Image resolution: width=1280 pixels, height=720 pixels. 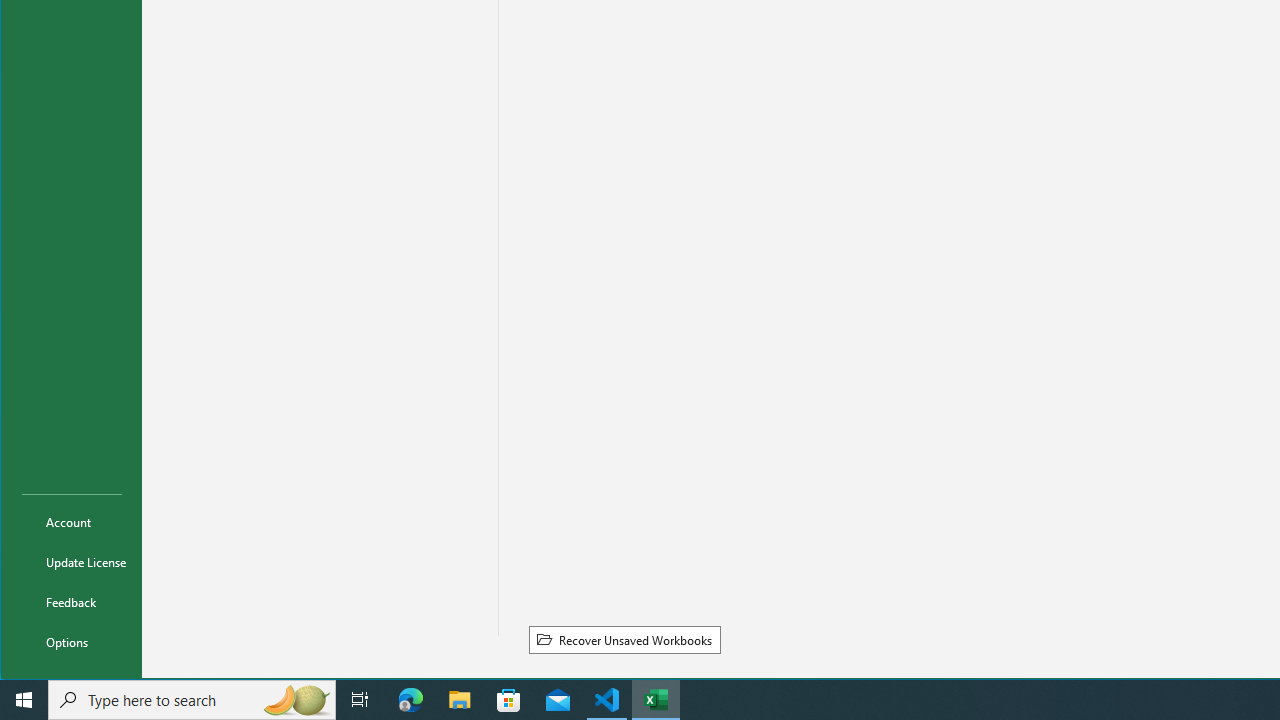 I want to click on 'Type here to search', so click(x=192, y=698).